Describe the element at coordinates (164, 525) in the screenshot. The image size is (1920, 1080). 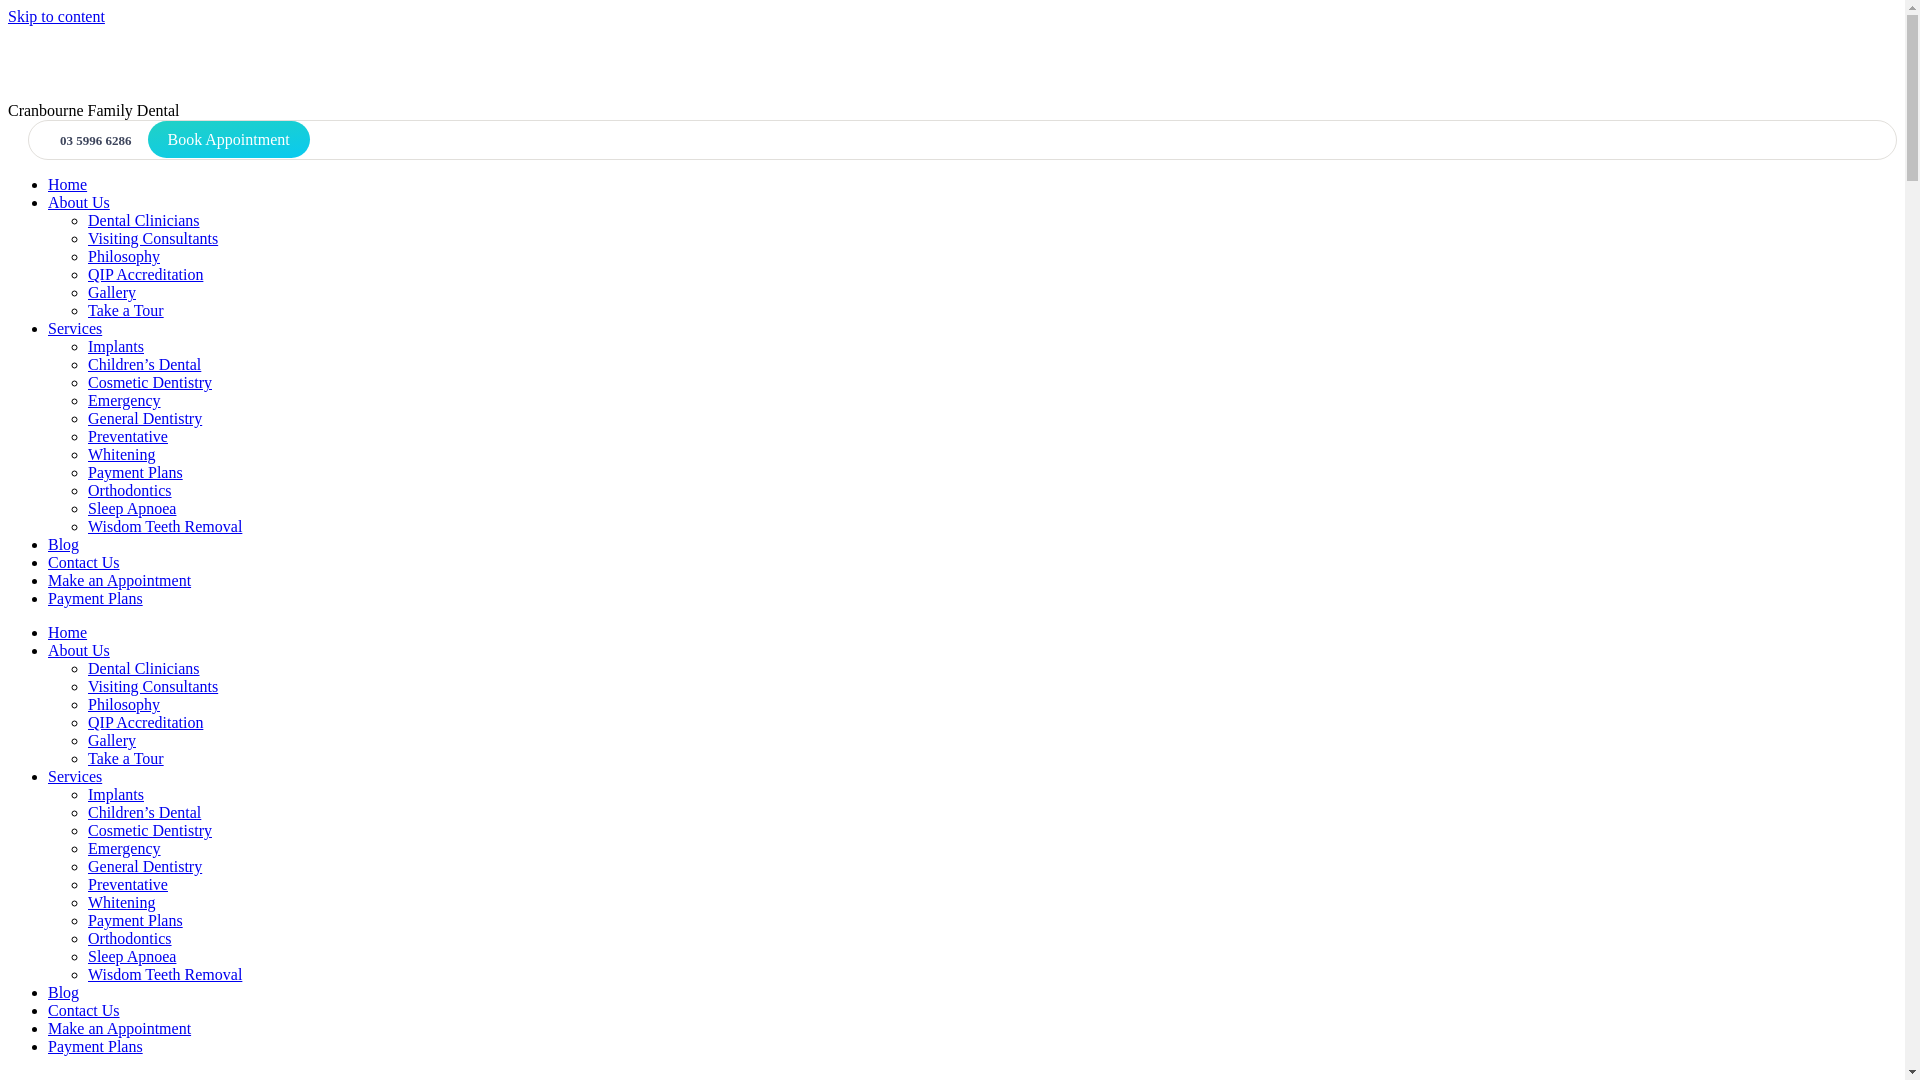
I see `'Wisdom Teeth Removal'` at that location.